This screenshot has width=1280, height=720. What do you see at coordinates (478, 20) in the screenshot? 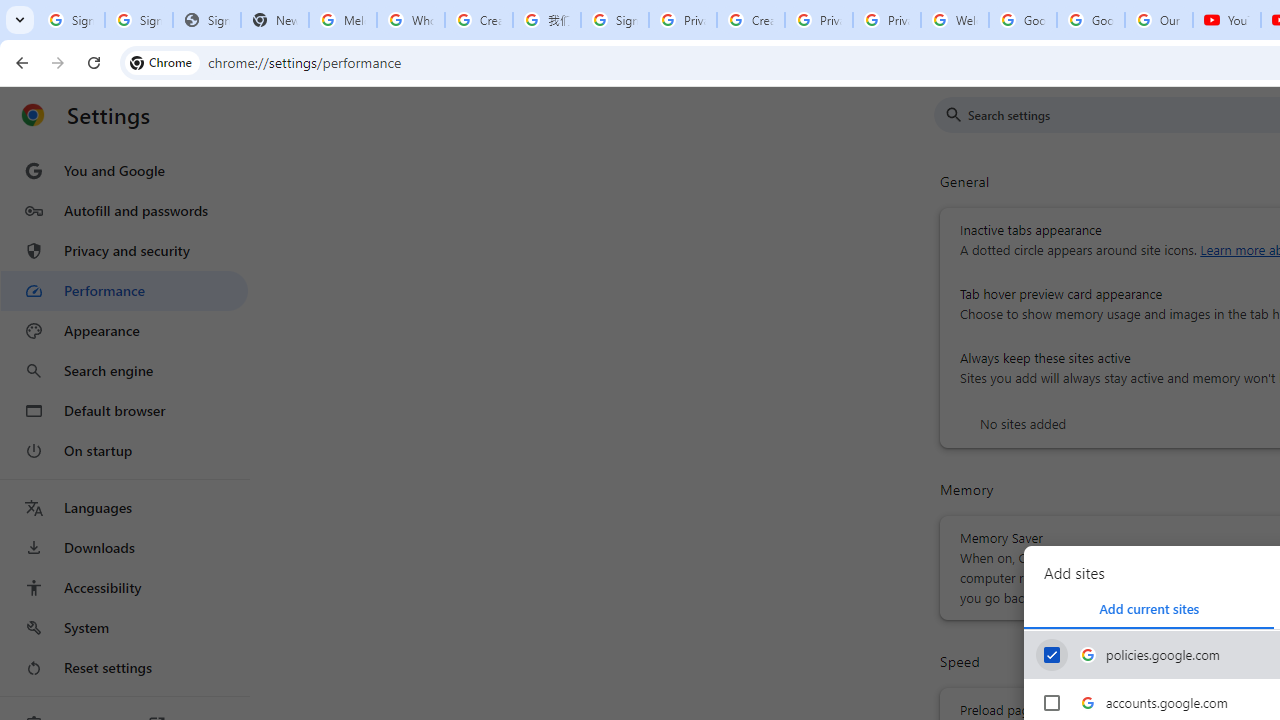
I see `'Create your Google Account'` at bounding box center [478, 20].